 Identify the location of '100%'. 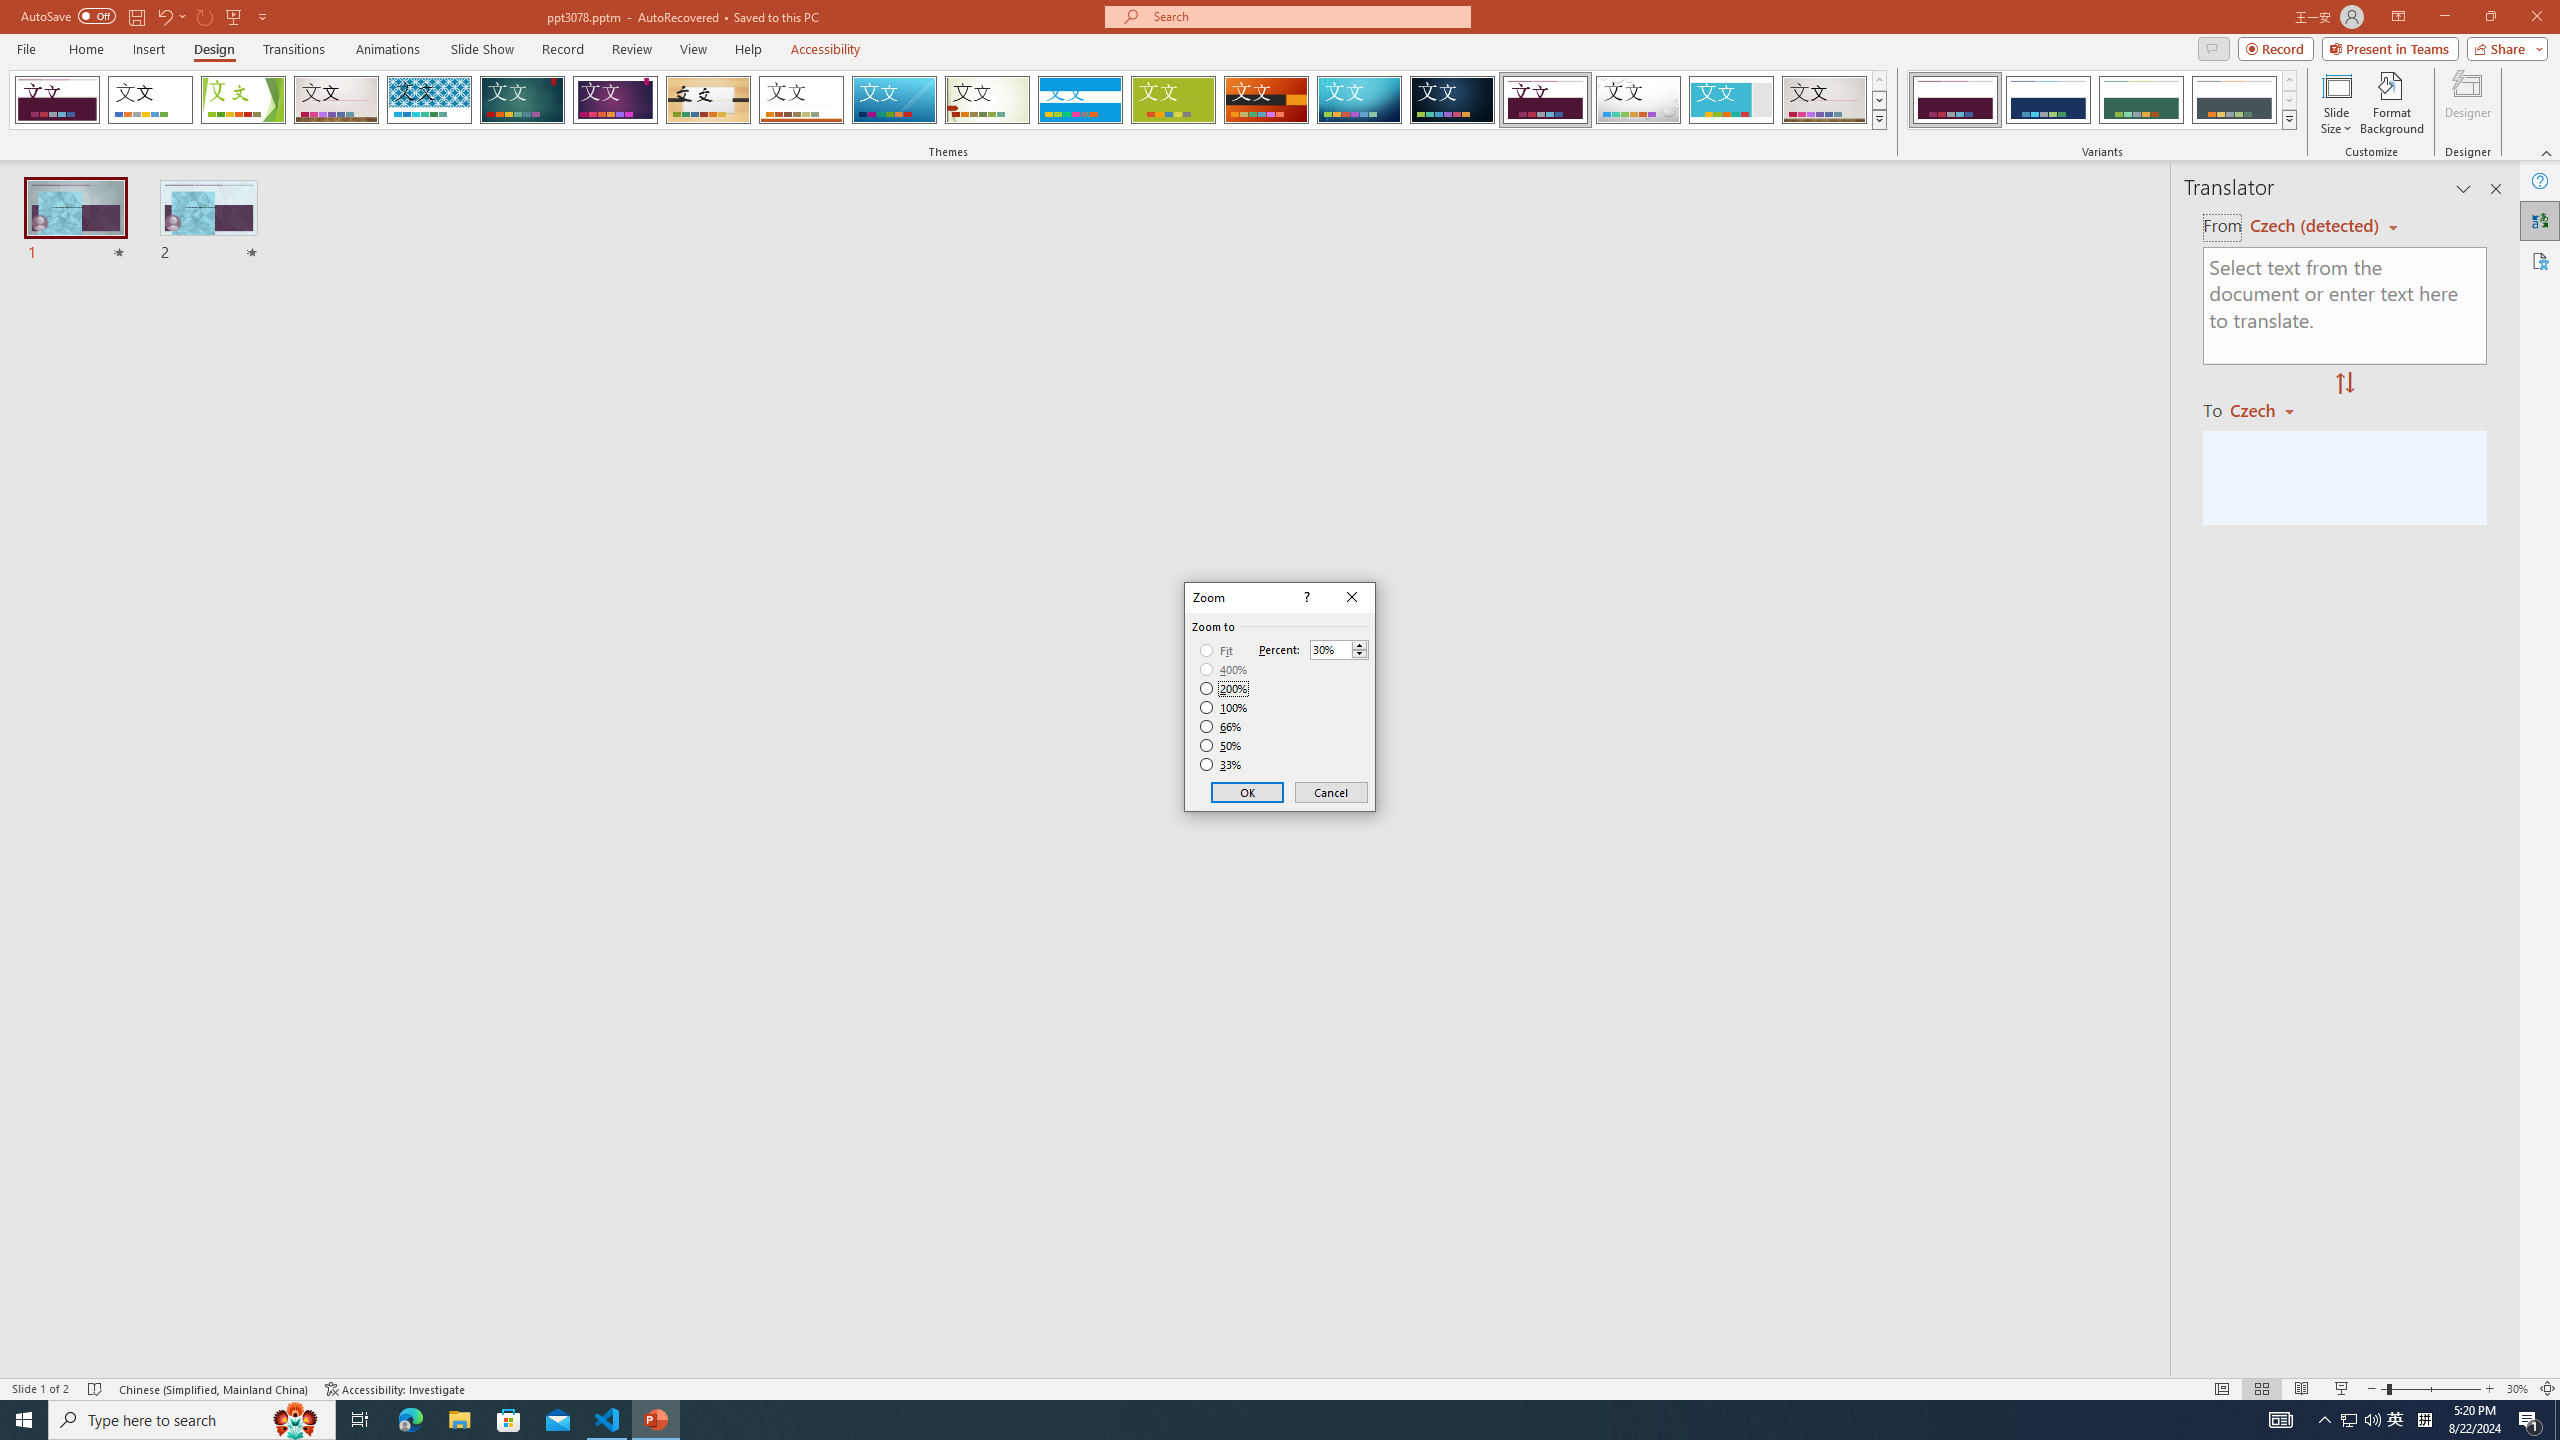
(1223, 706).